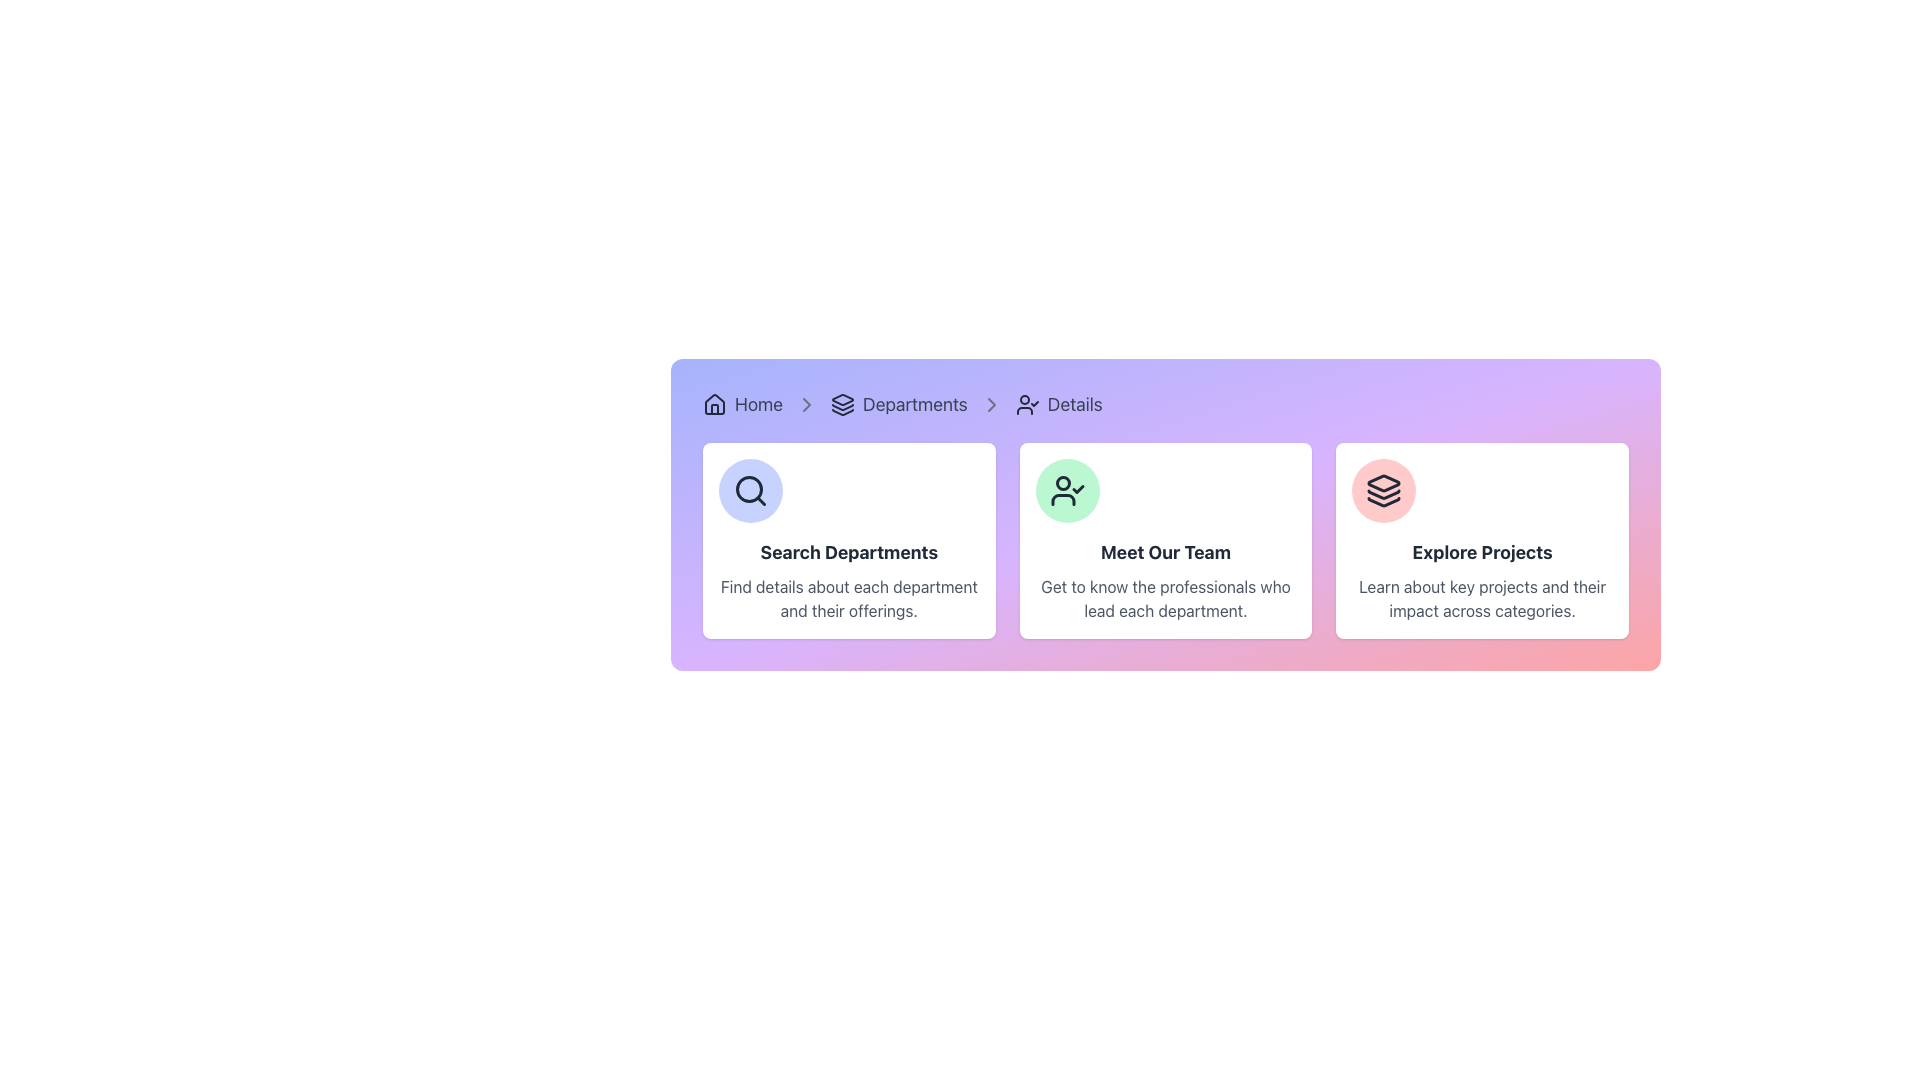  Describe the element at coordinates (742, 405) in the screenshot. I see `the Breadcrumb navigation link labeled 'Home', which consists of a house icon followed by the text 'Home', positioned at the top left of the navigation bar` at that location.